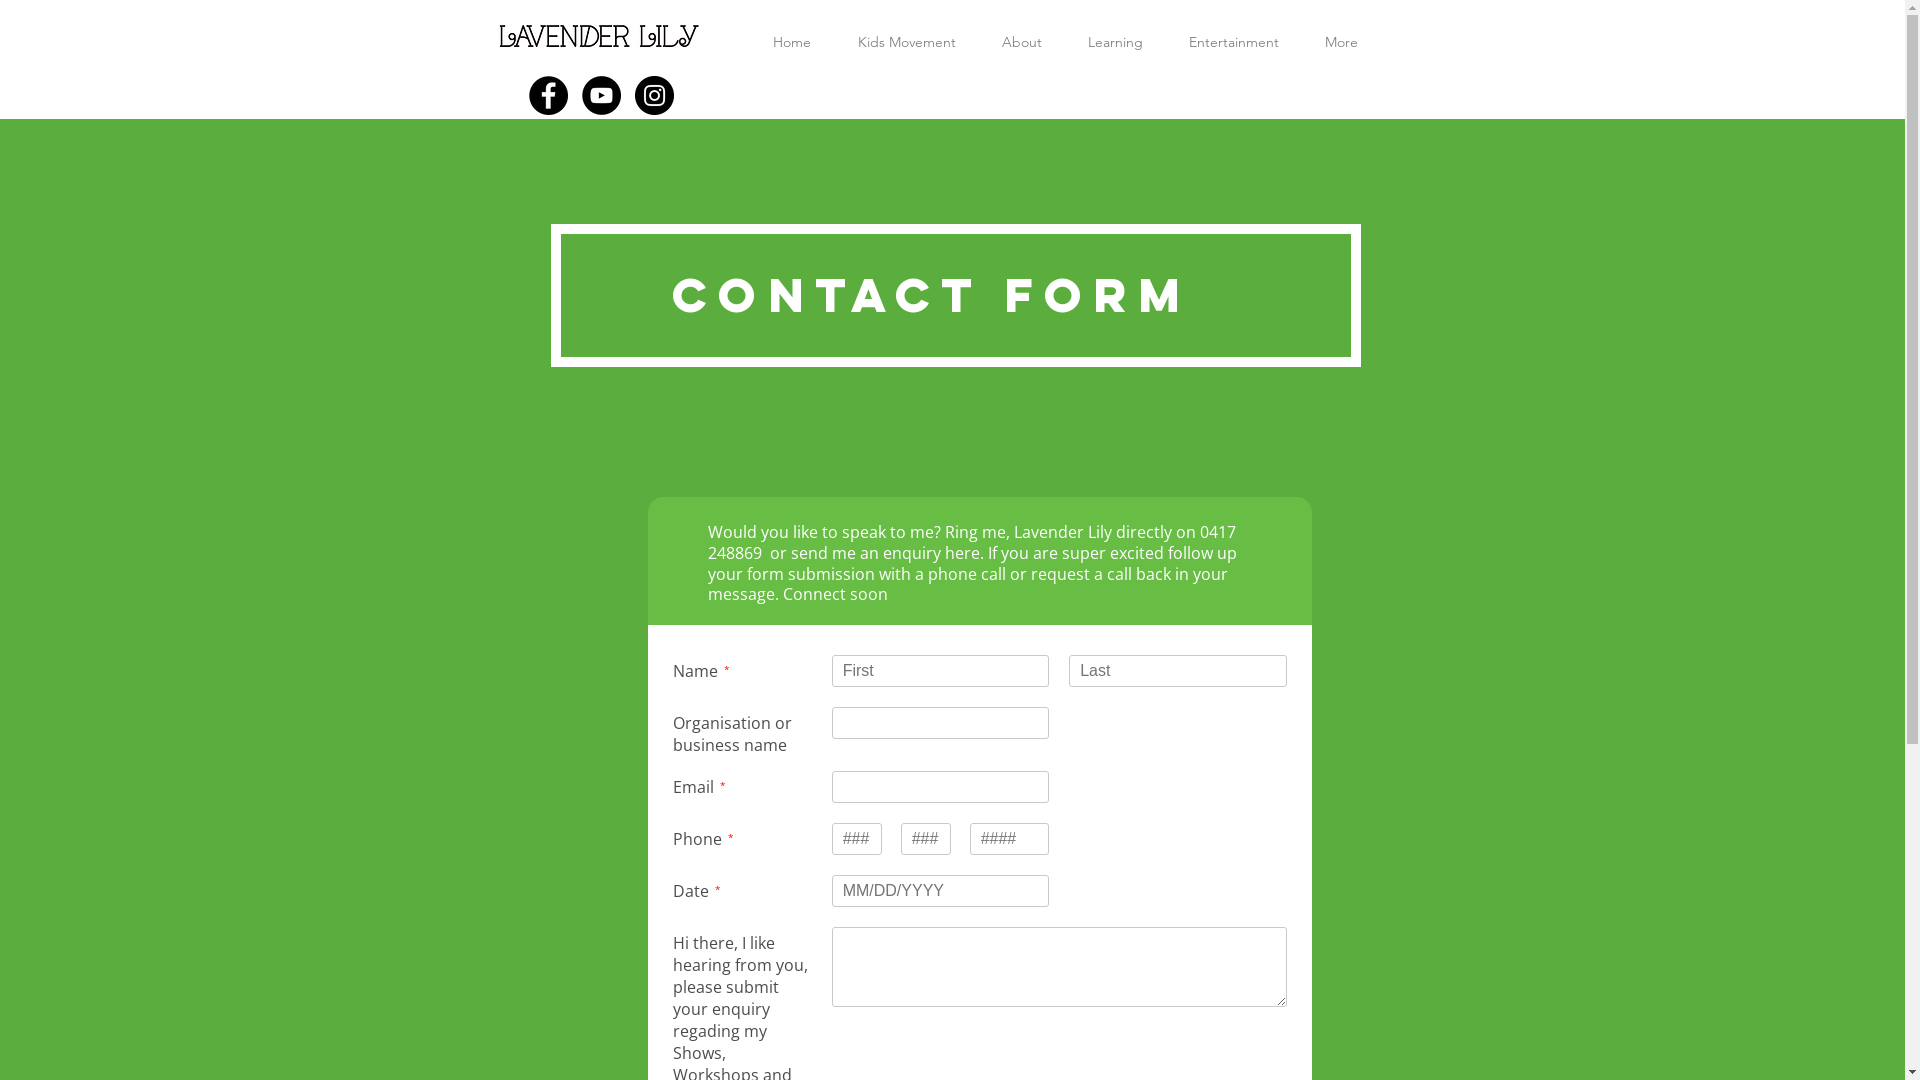 The image size is (1920, 1080). What do you see at coordinates (978, 42) in the screenshot?
I see `'About'` at bounding box center [978, 42].